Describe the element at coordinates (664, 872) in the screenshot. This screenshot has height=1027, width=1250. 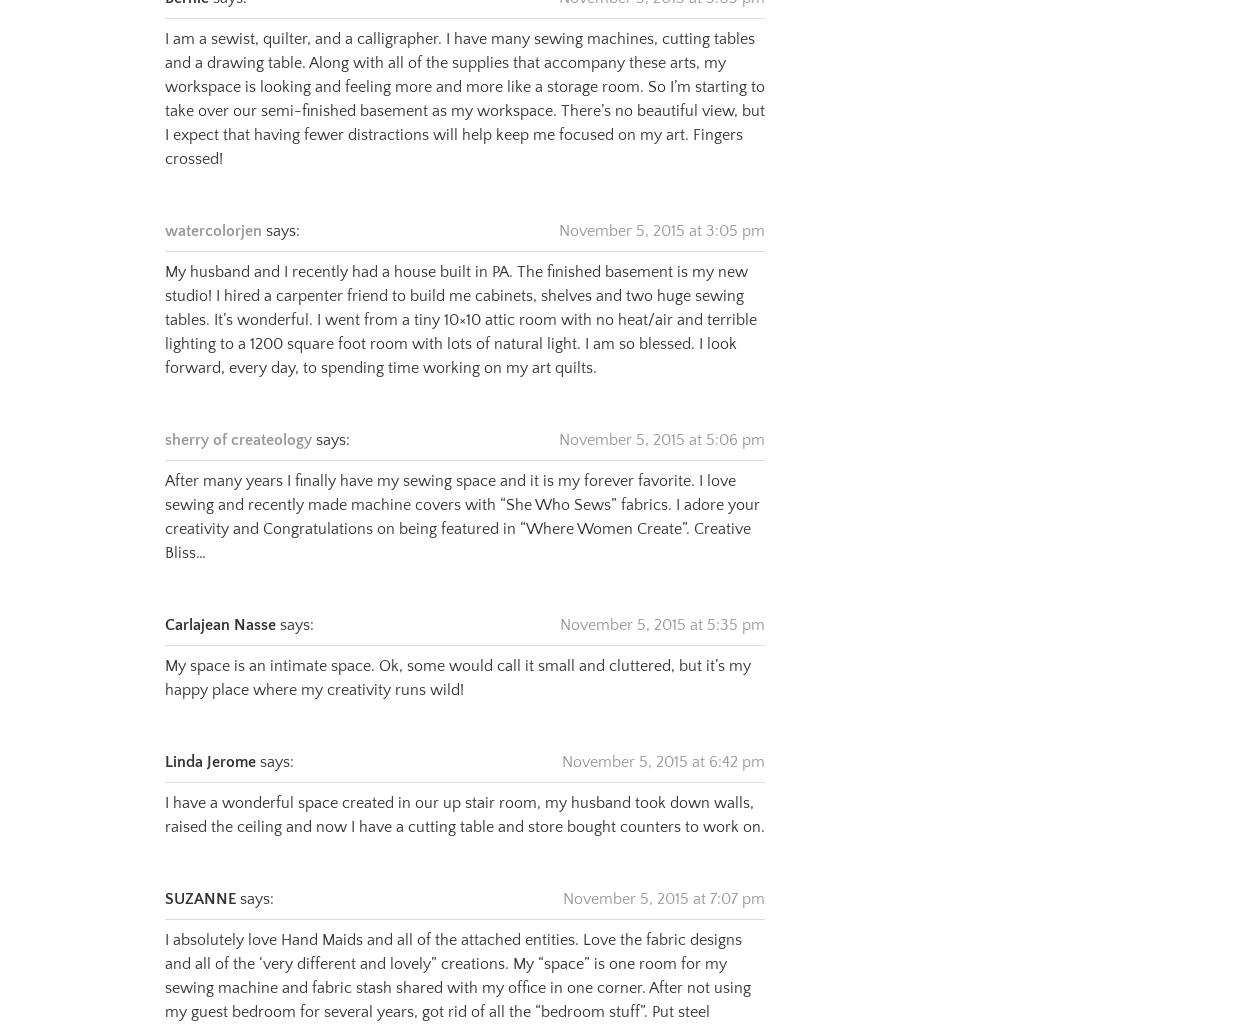
I see `'November 5, 2015 at 7:07 pm'` at that location.